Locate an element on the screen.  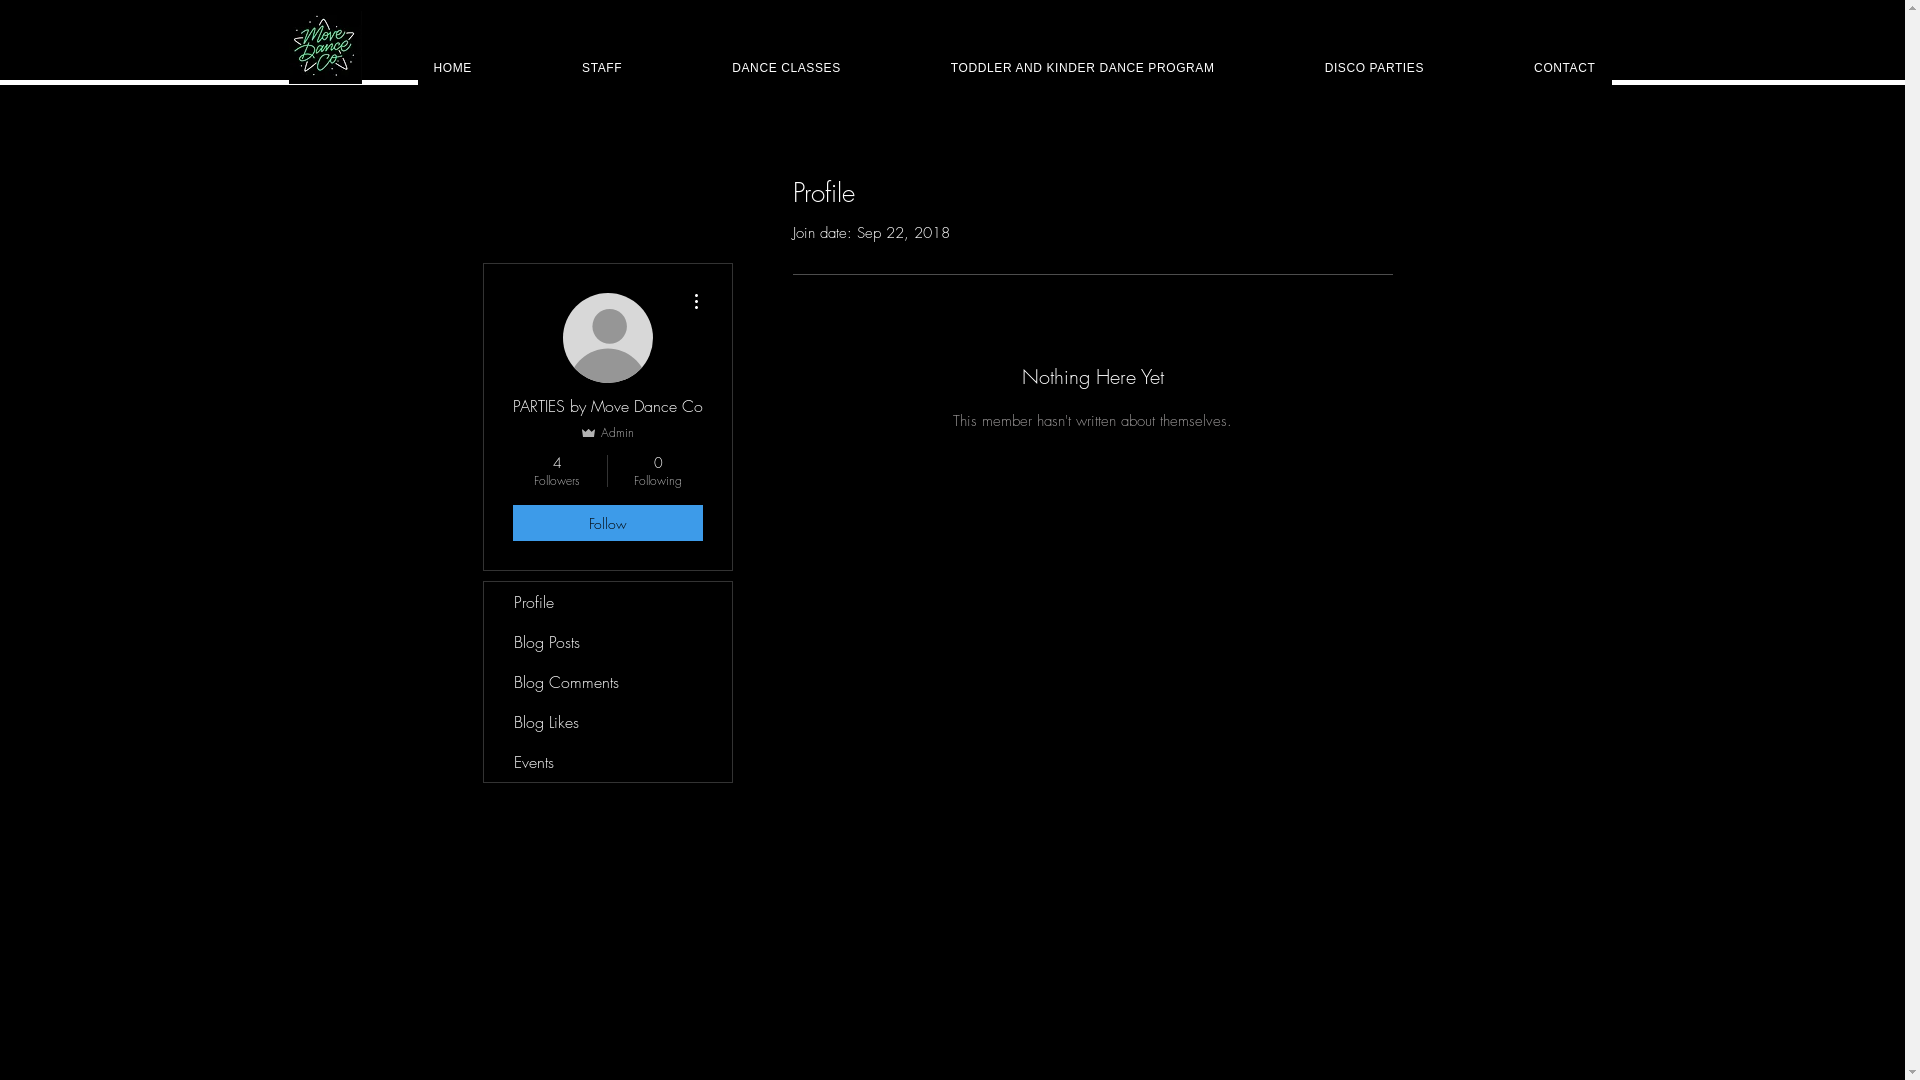
'Blog Likes' is located at coordinates (607, 721).